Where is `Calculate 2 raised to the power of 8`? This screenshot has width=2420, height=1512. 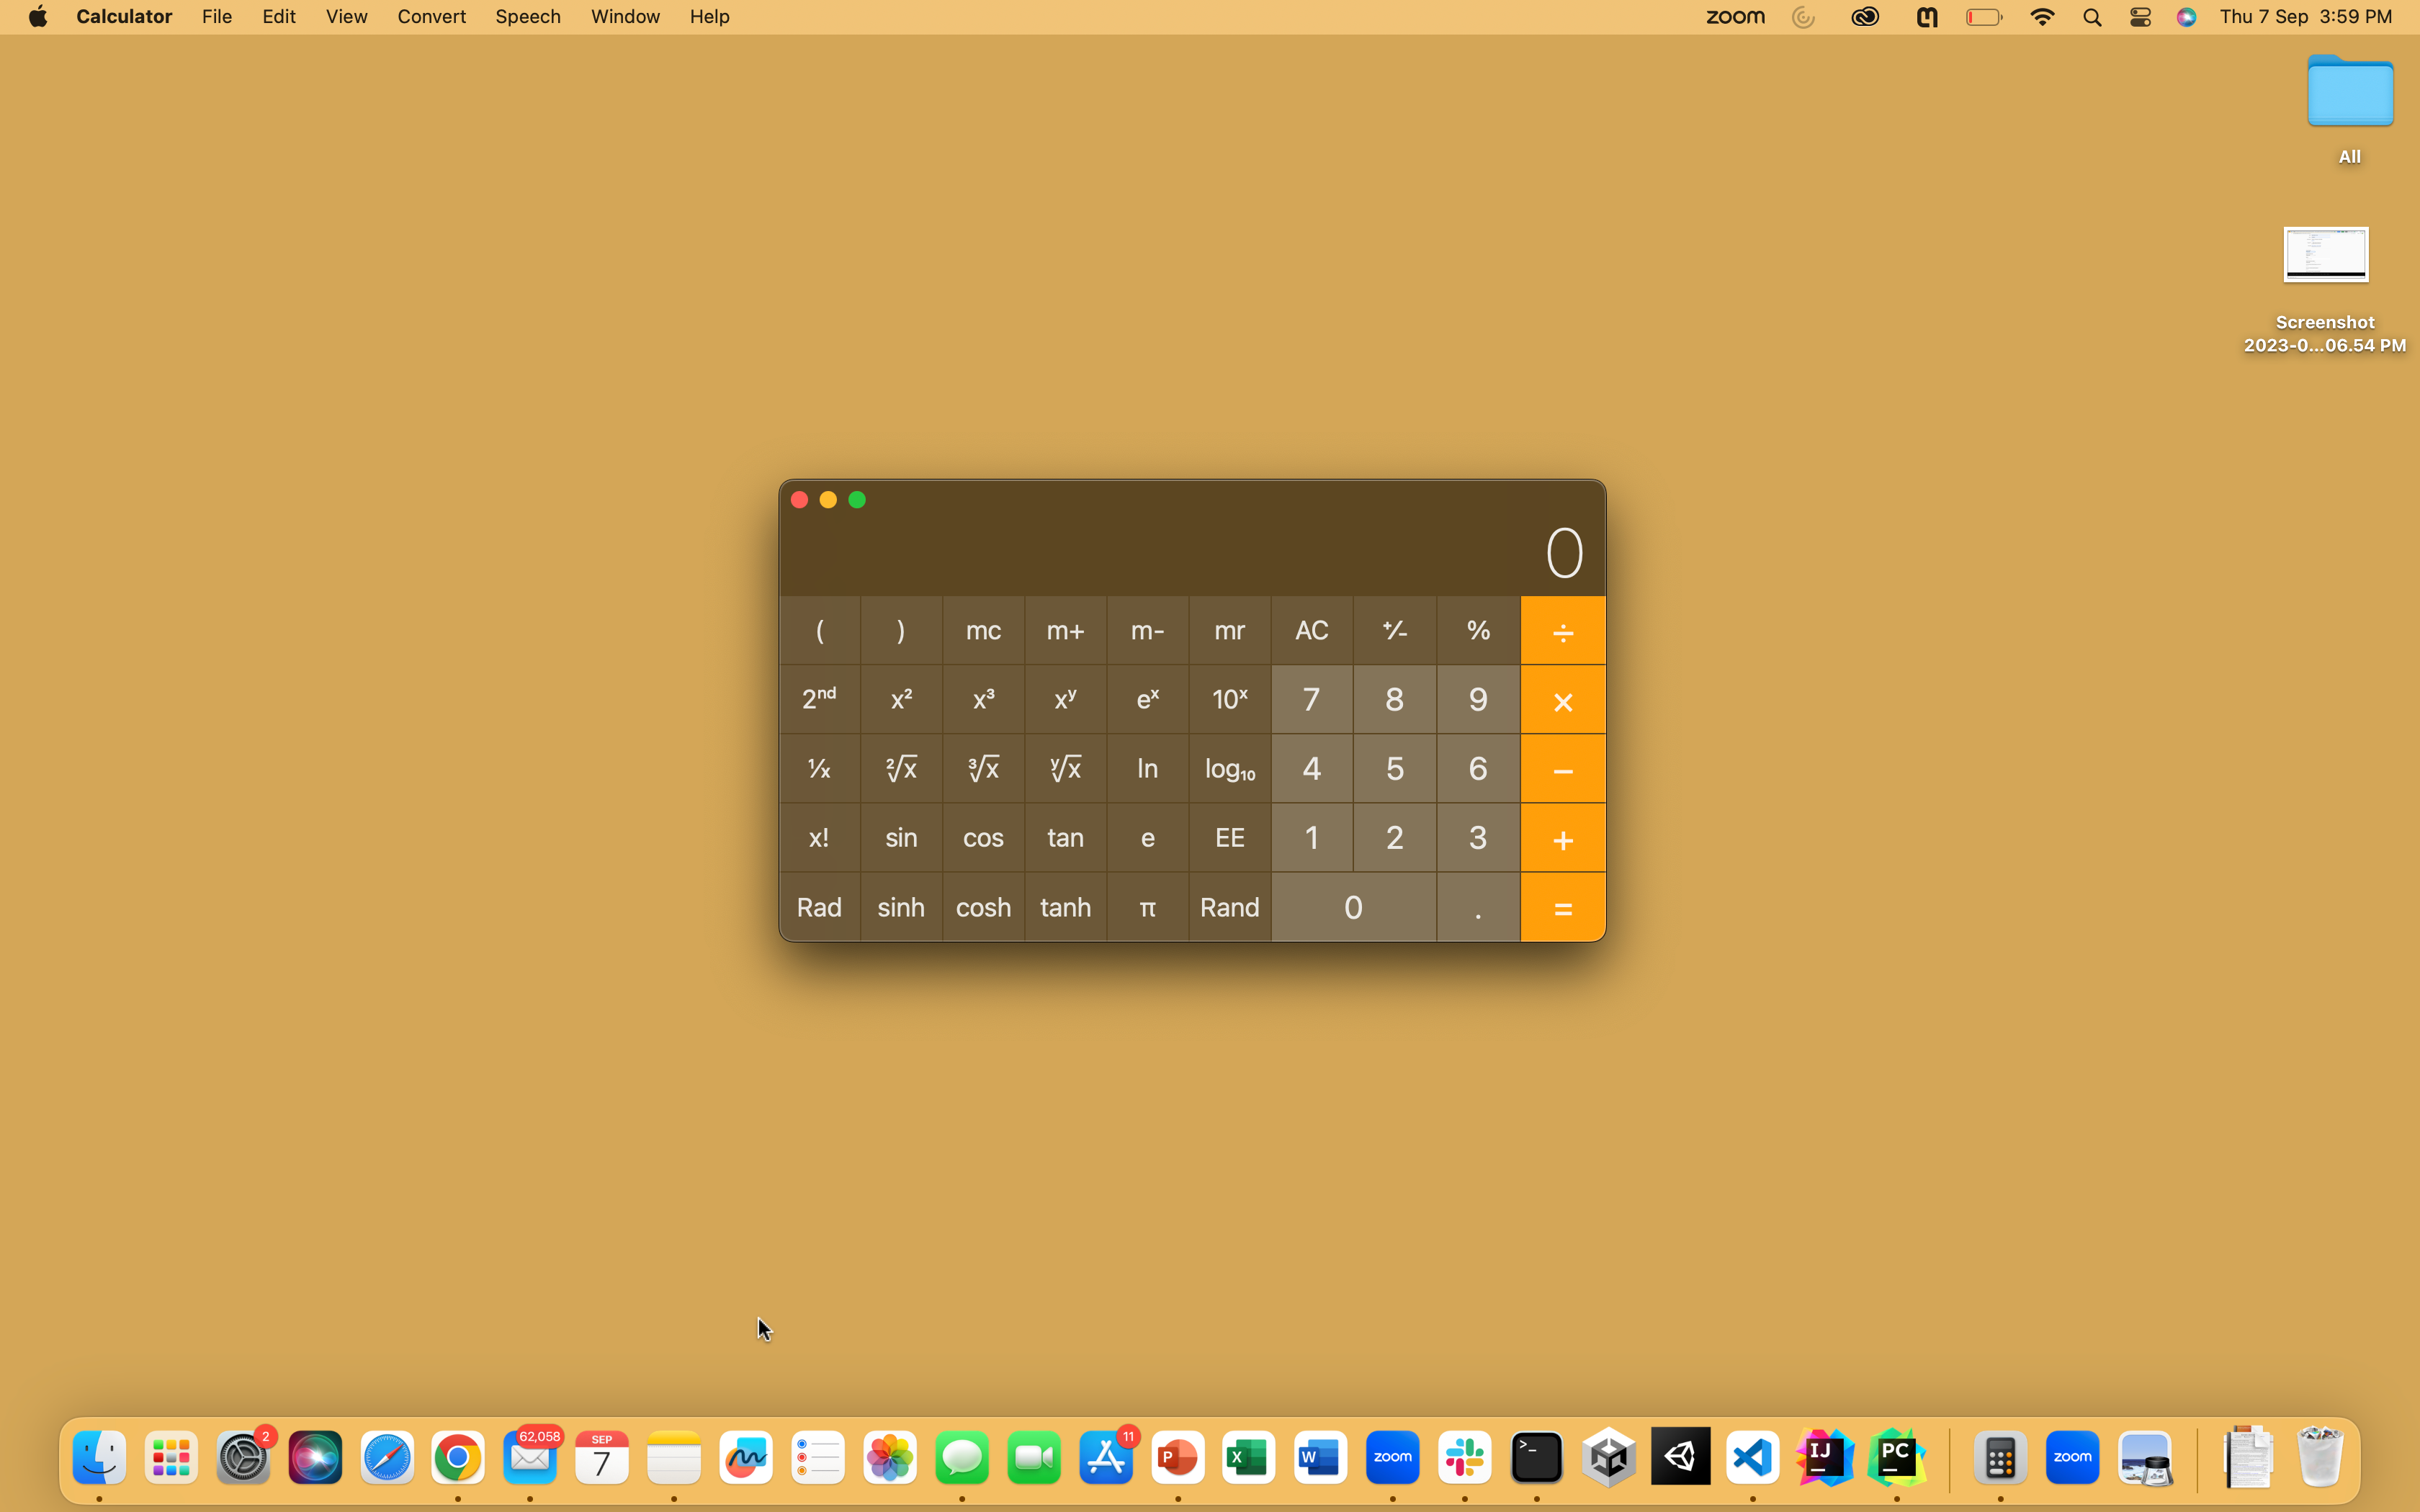
Calculate 2 raised to the power of 8 is located at coordinates (1394, 834).